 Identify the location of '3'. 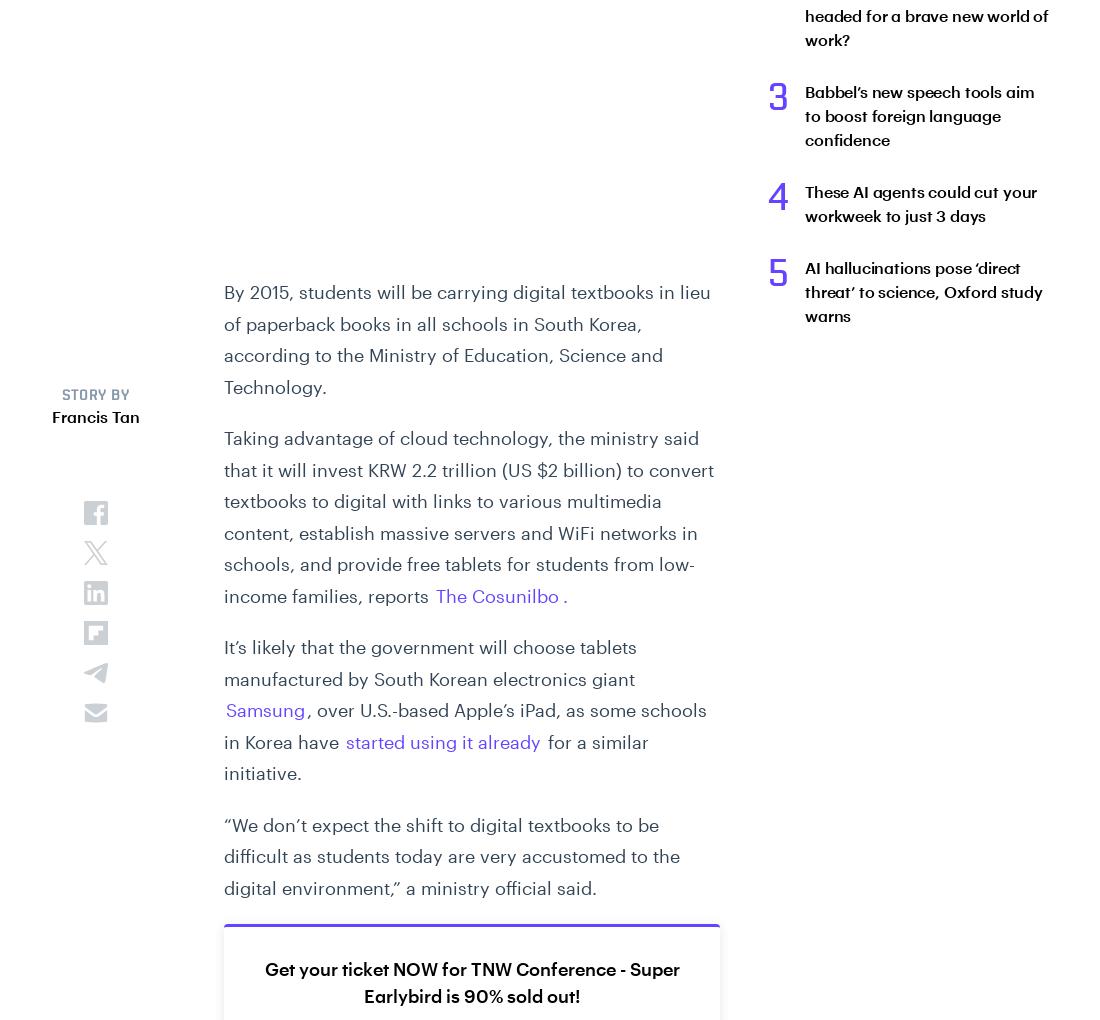
(778, 98).